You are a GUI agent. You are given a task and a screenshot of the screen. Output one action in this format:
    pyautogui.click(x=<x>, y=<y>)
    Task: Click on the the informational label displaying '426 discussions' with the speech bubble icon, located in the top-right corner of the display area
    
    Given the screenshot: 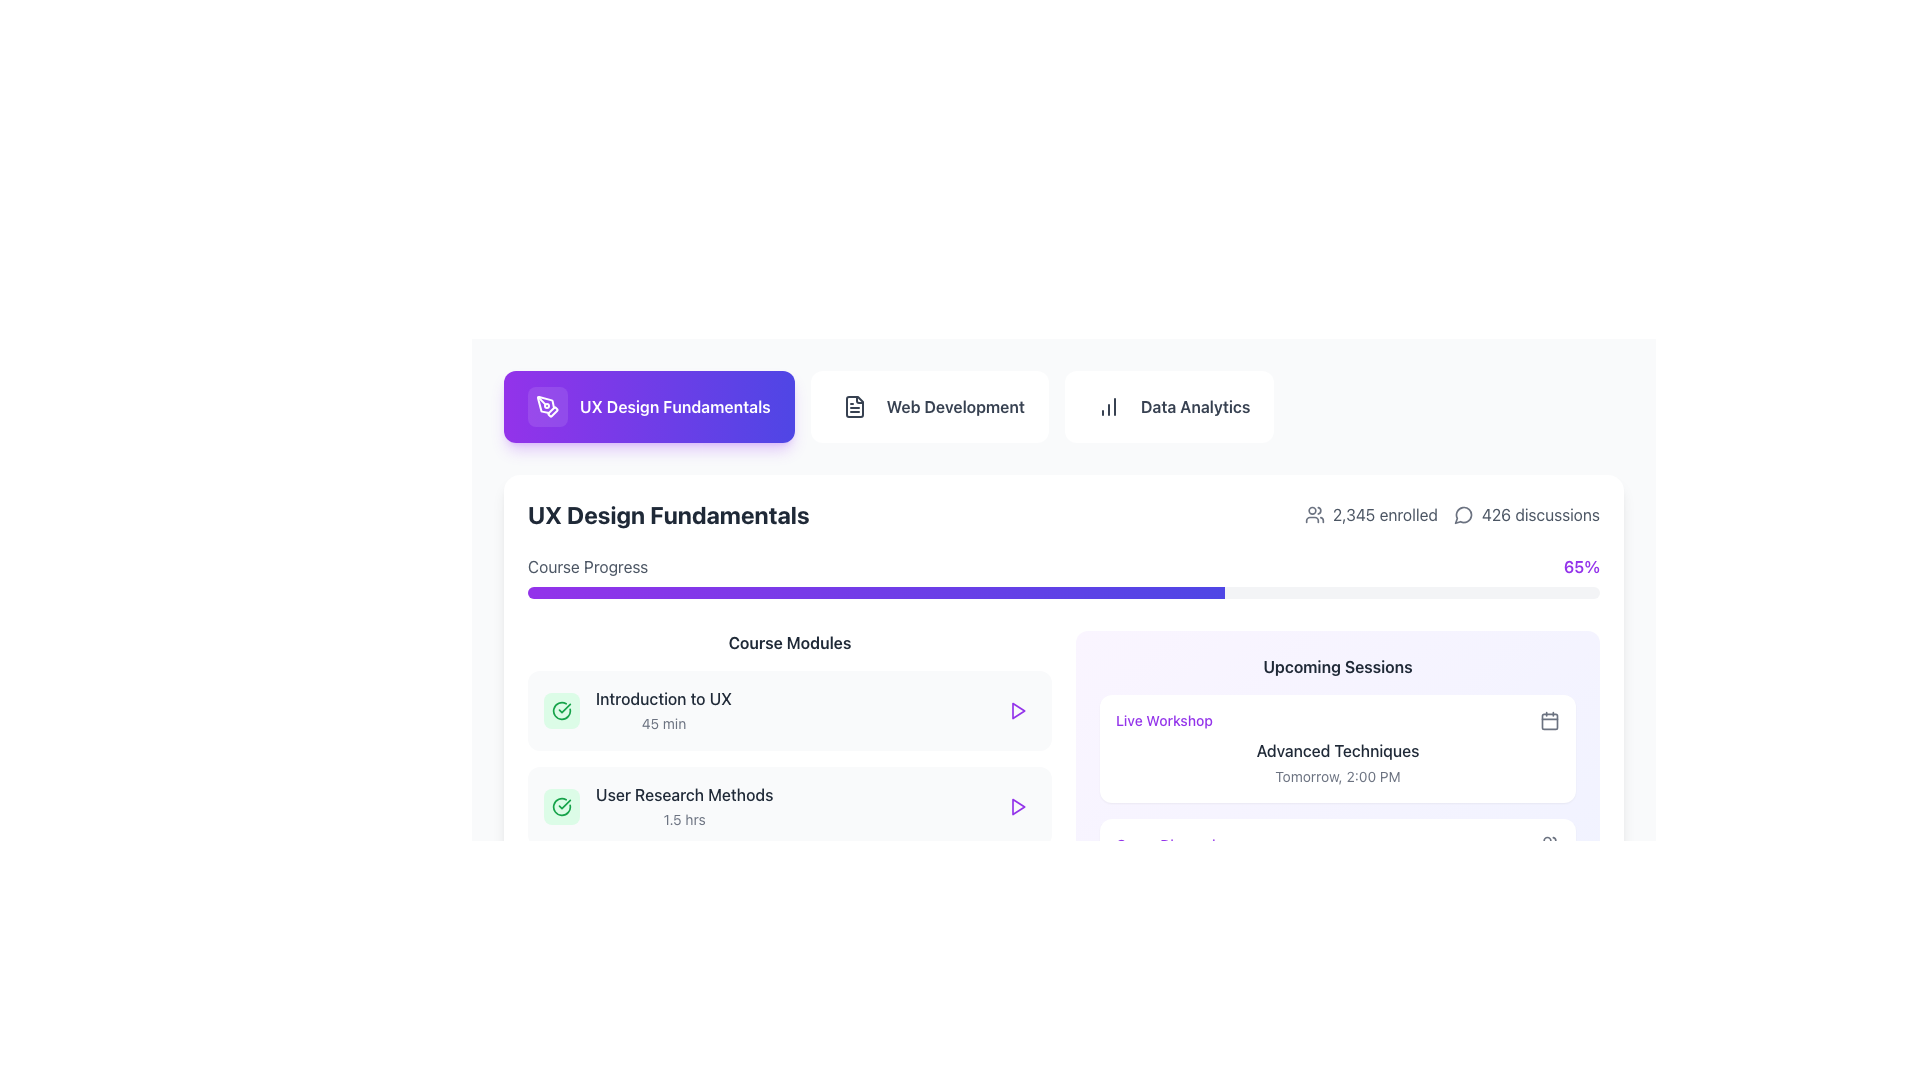 What is the action you would take?
    pyautogui.click(x=1525, y=514)
    